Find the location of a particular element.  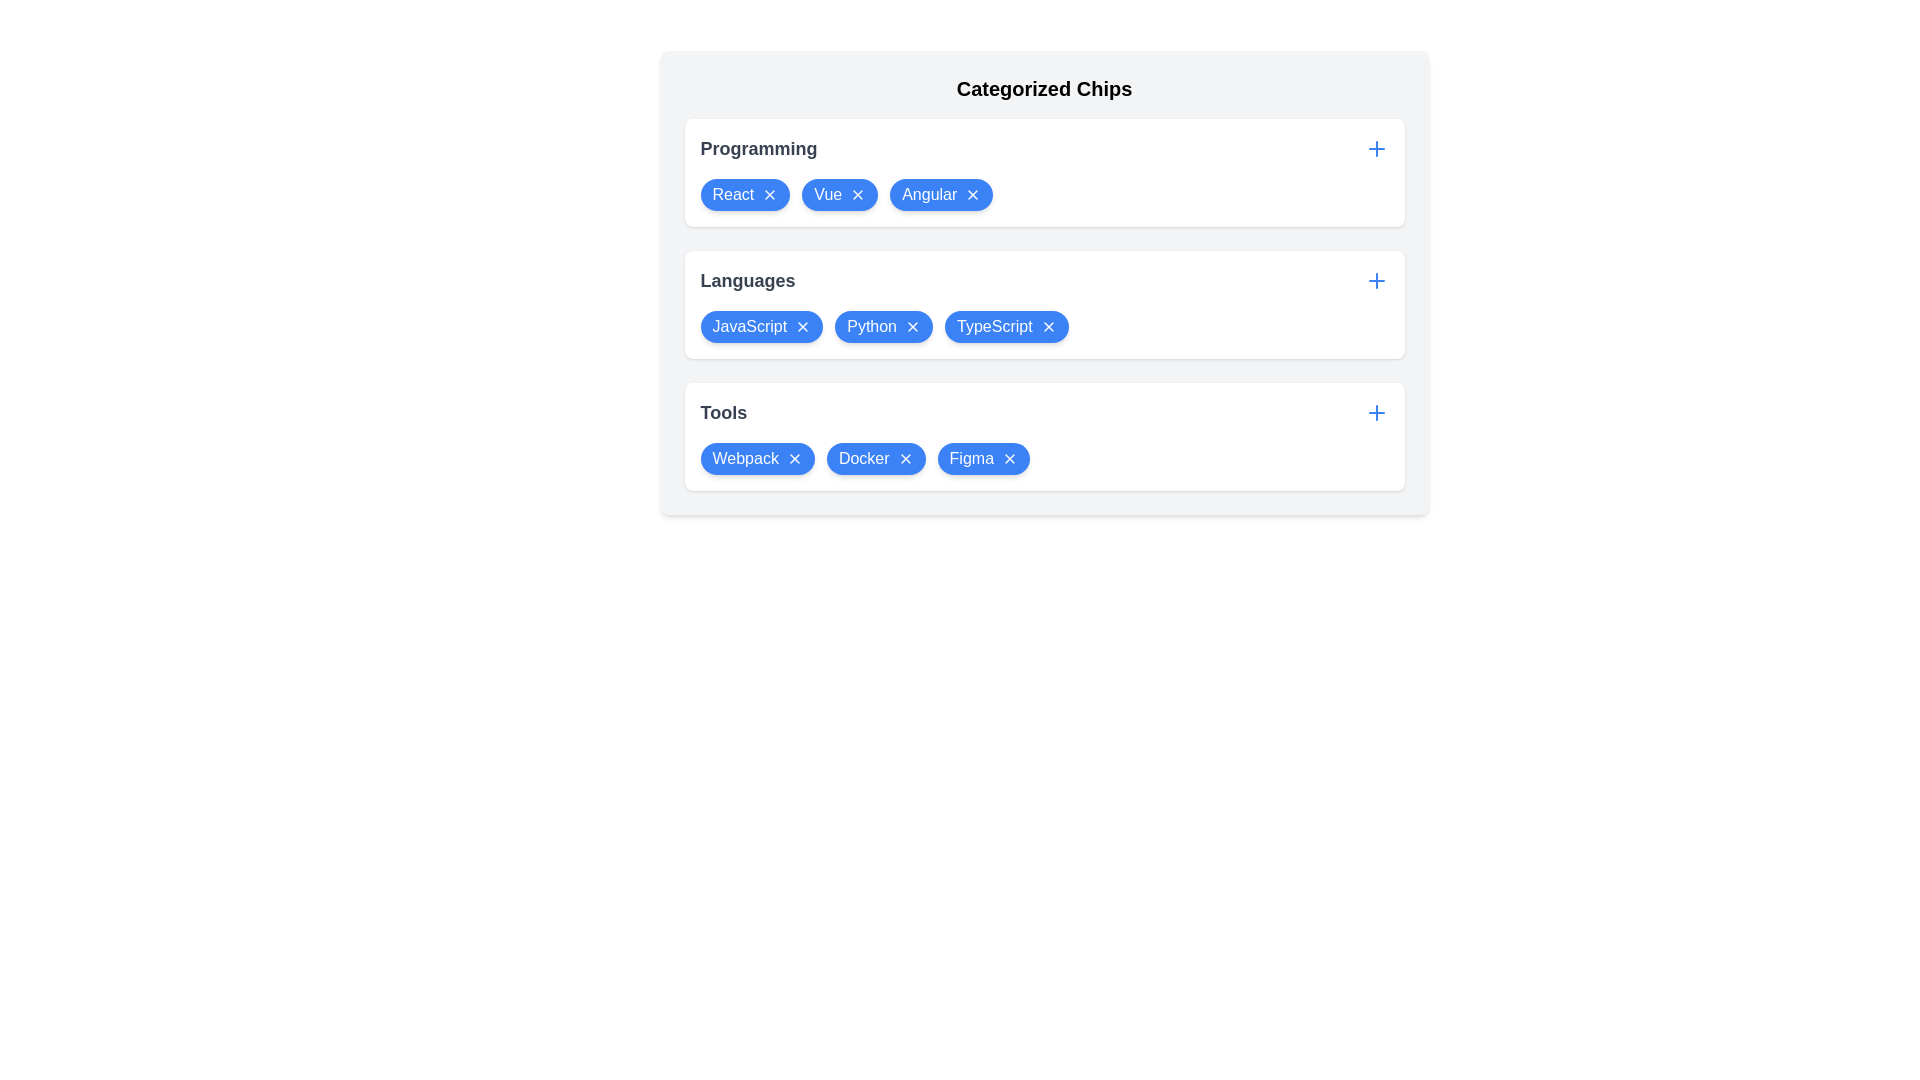

'X' icon on the chip labeled Docker in the category Tools is located at coordinates (904, 459).